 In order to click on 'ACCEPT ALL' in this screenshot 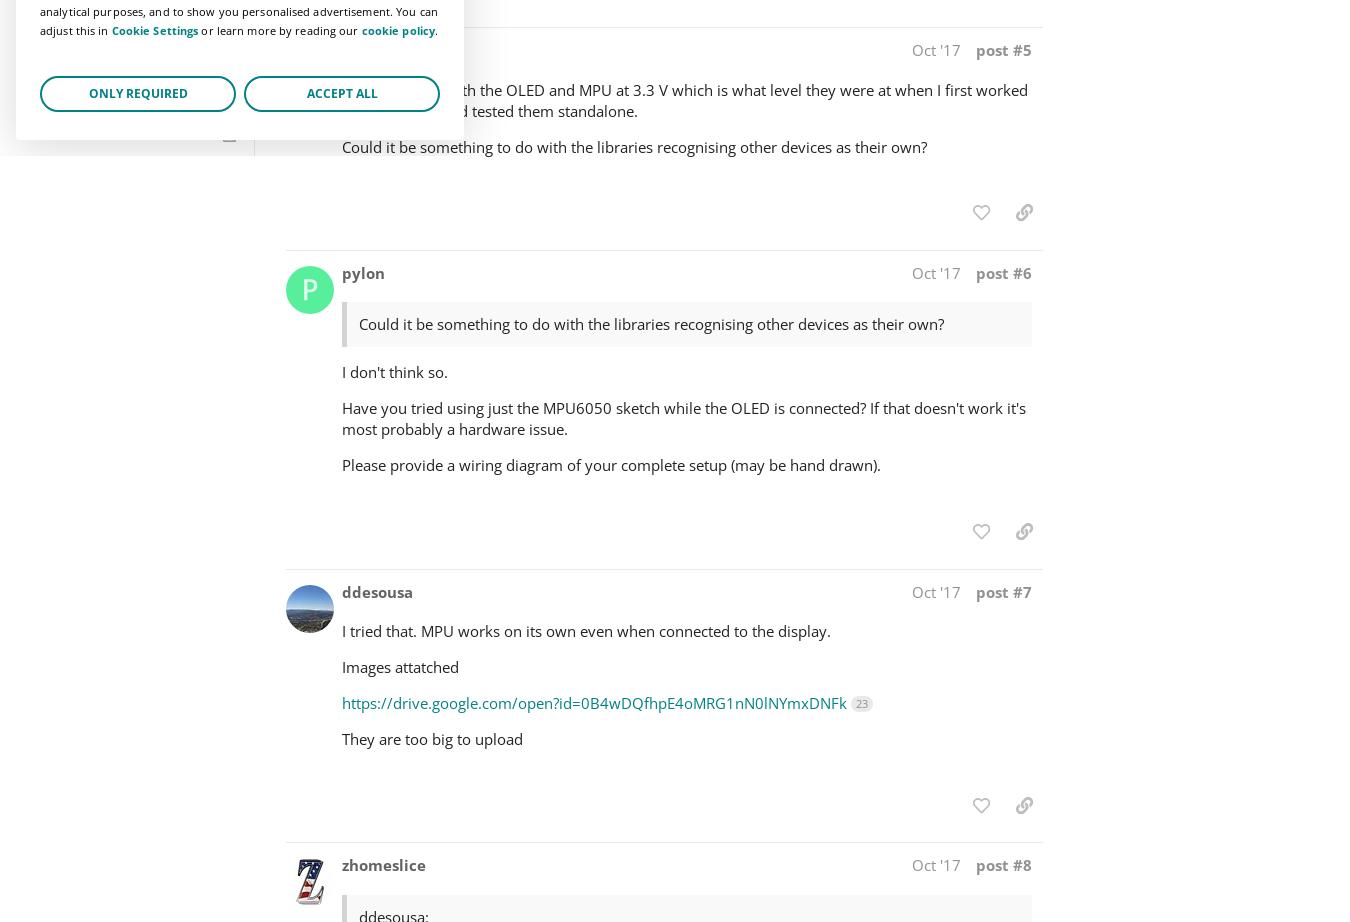, I will do `click(341, 92)`.